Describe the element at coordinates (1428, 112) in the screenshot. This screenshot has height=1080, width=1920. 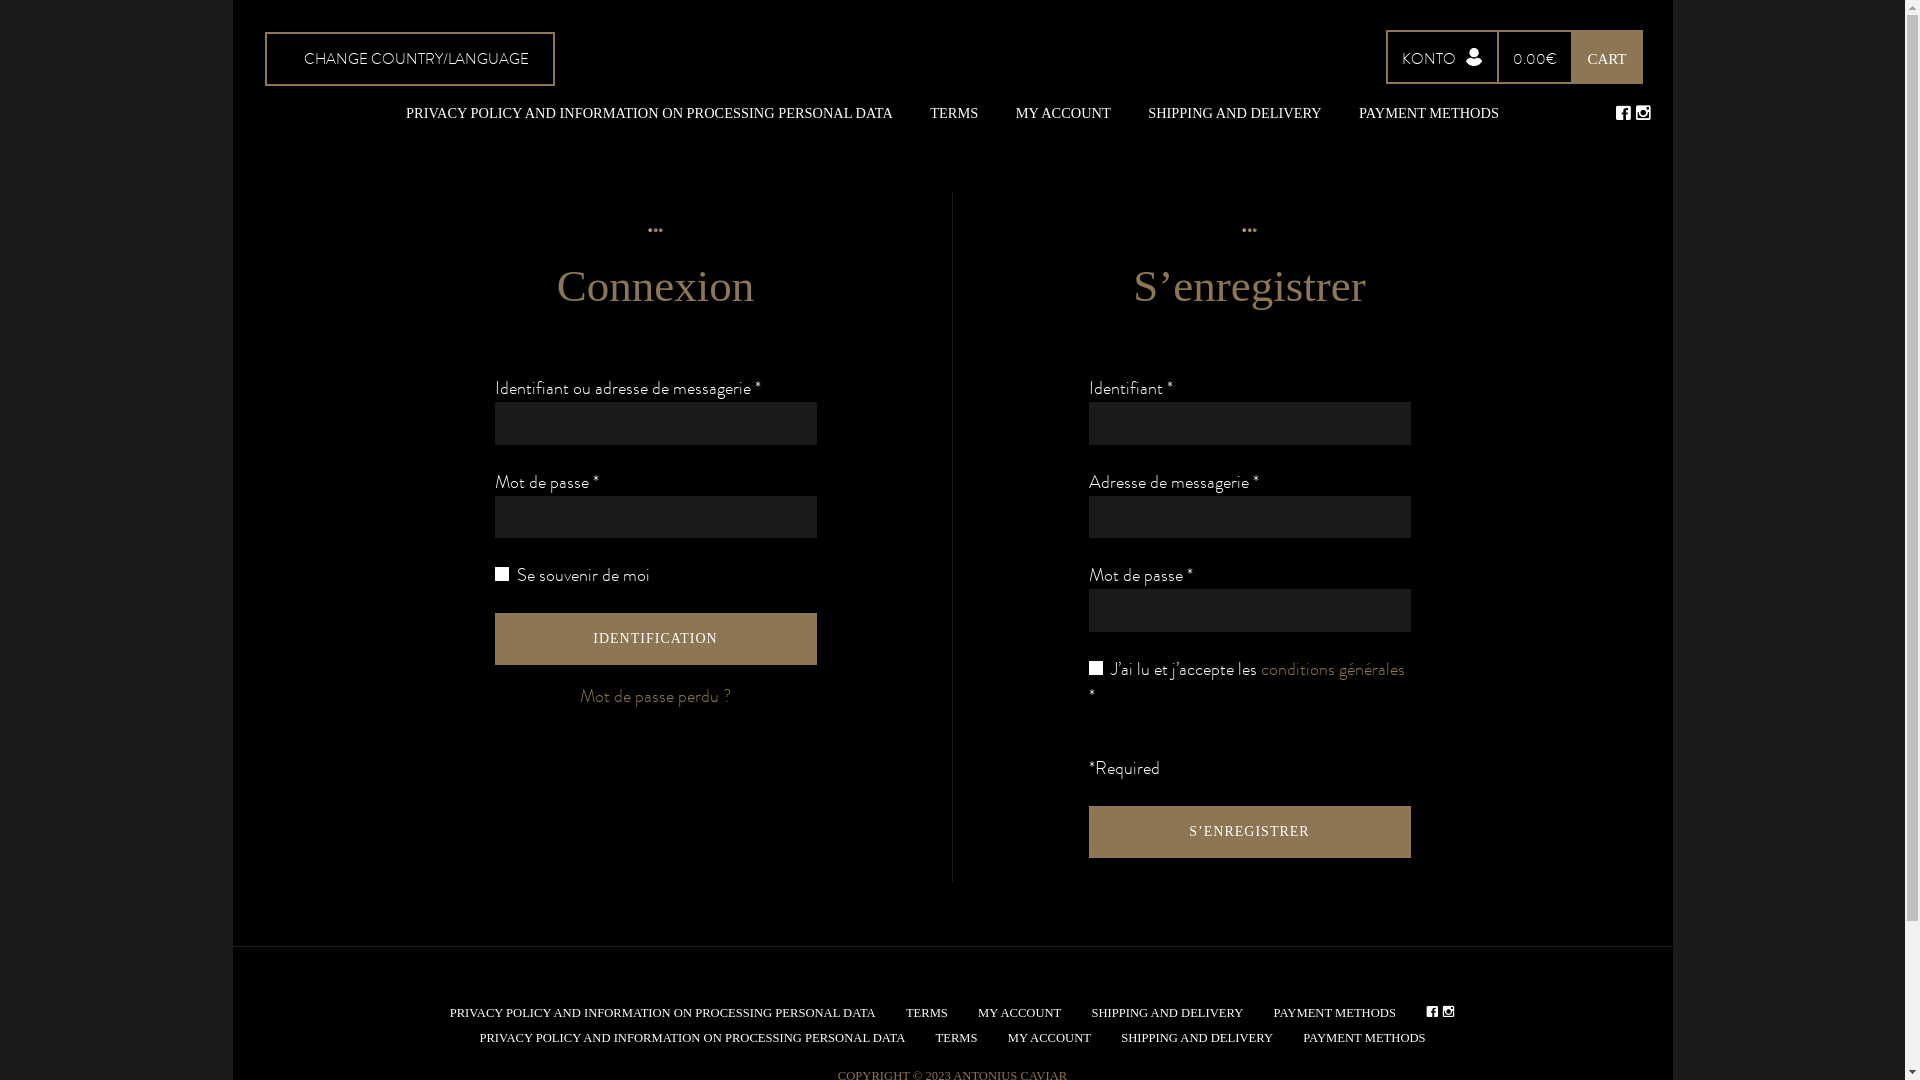
I see `'PAYMENT METHODS'` at that location.